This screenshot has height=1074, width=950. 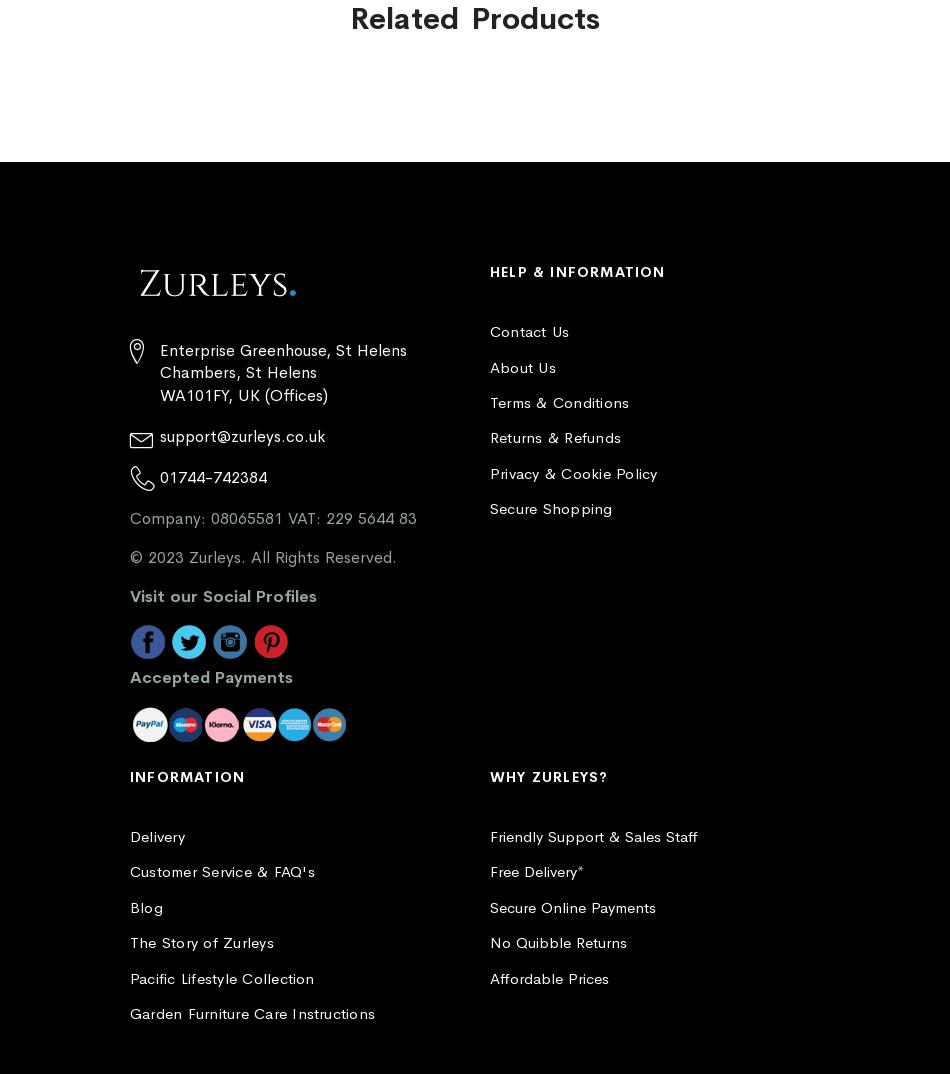 What do you see at coordinates (549, 976) in the screenshot?
I see `'Affordable Prices'` at bounding box center [549, 976].